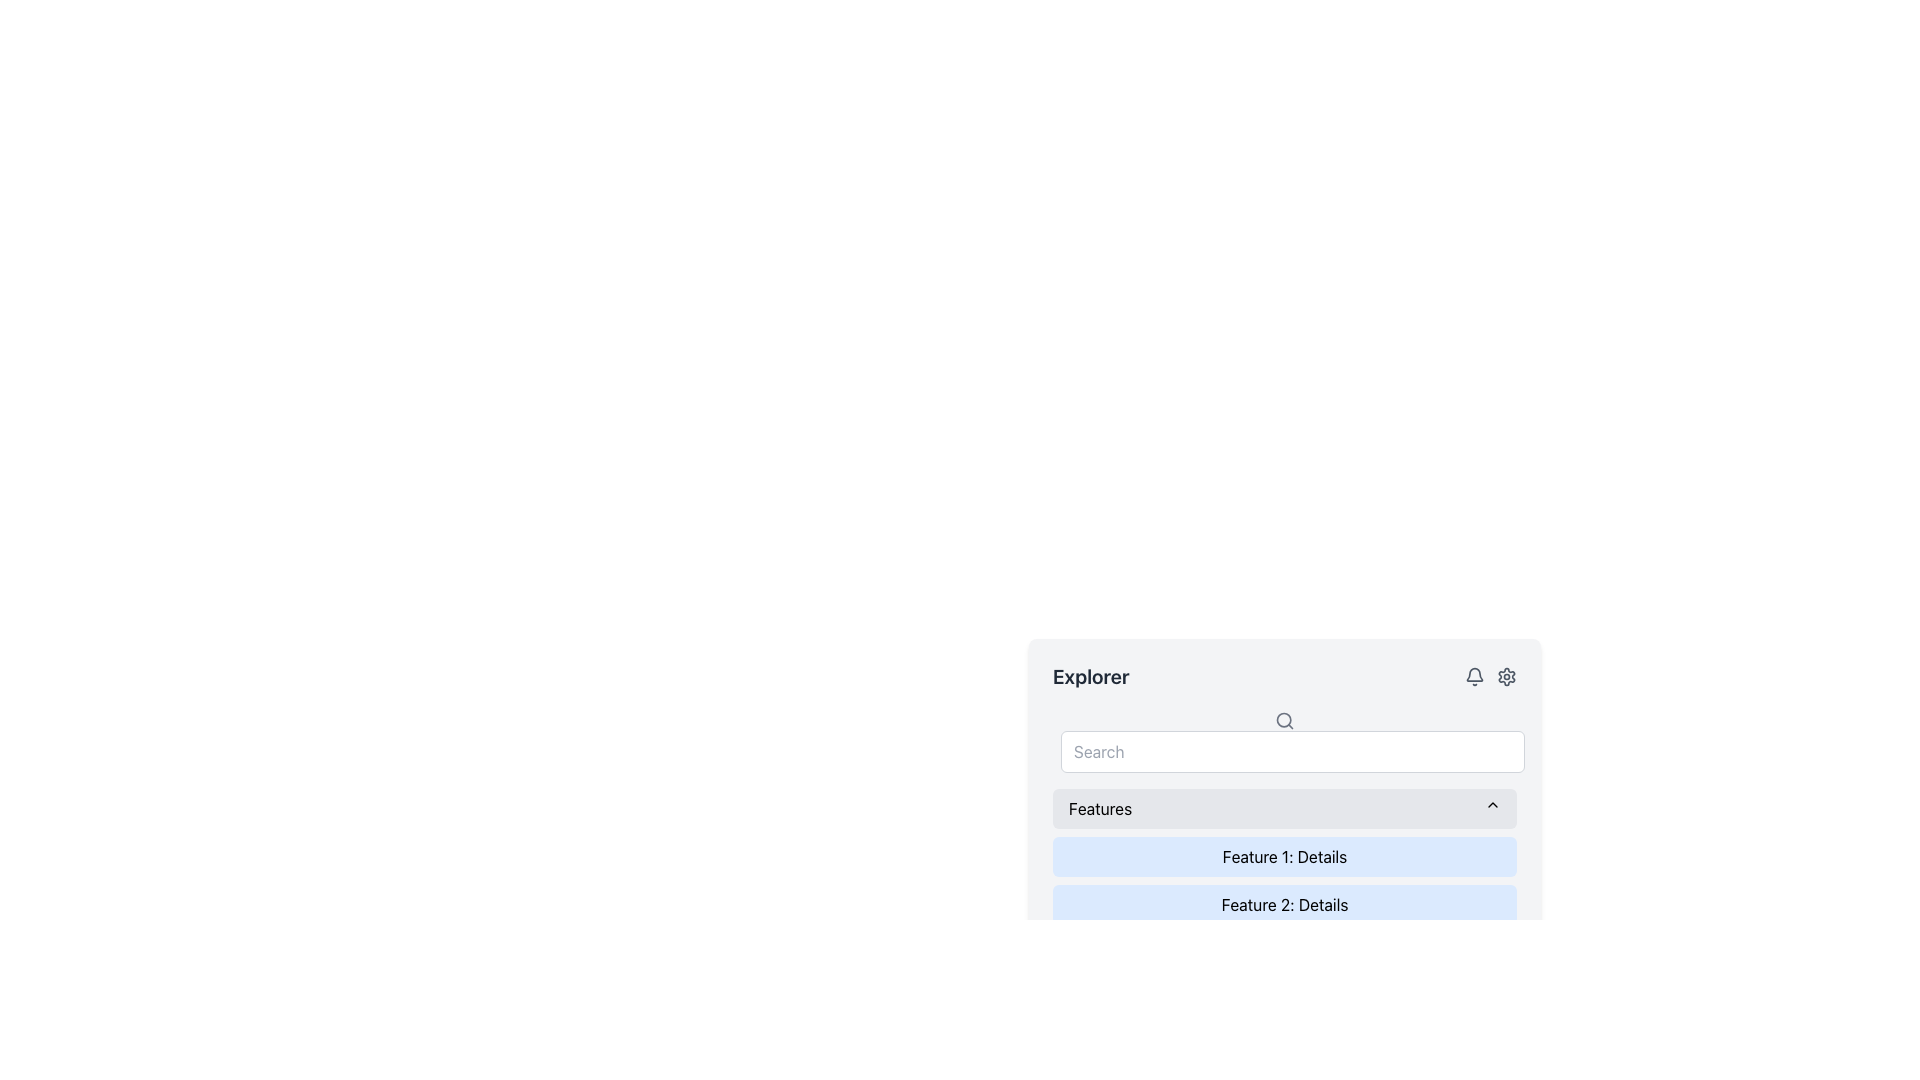 The image size is (1920, 1080). Describe the element at coordinates (1474, 676) in the screenshot. I see `the bell icon in the top-right section of the content pane` at that location.